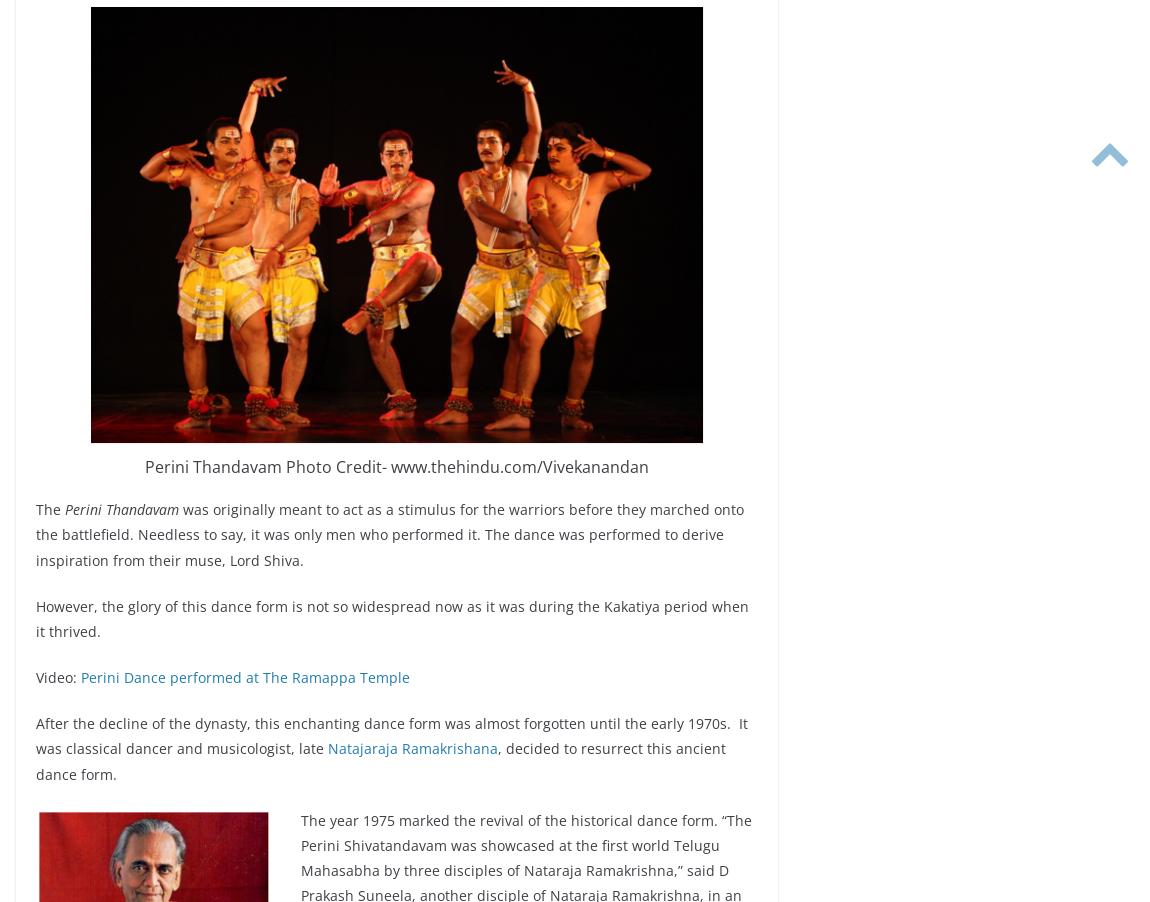 The width and height of the screenshot is (1150, 902). I want to click on 'was originally meant to act as a stimulus for the warriors before they marched onto the battlefield. Needless to say, it was only men who performed it. The dance was performed to derive inspiration from their muse, Lord Shiva.', so click(389, 534).